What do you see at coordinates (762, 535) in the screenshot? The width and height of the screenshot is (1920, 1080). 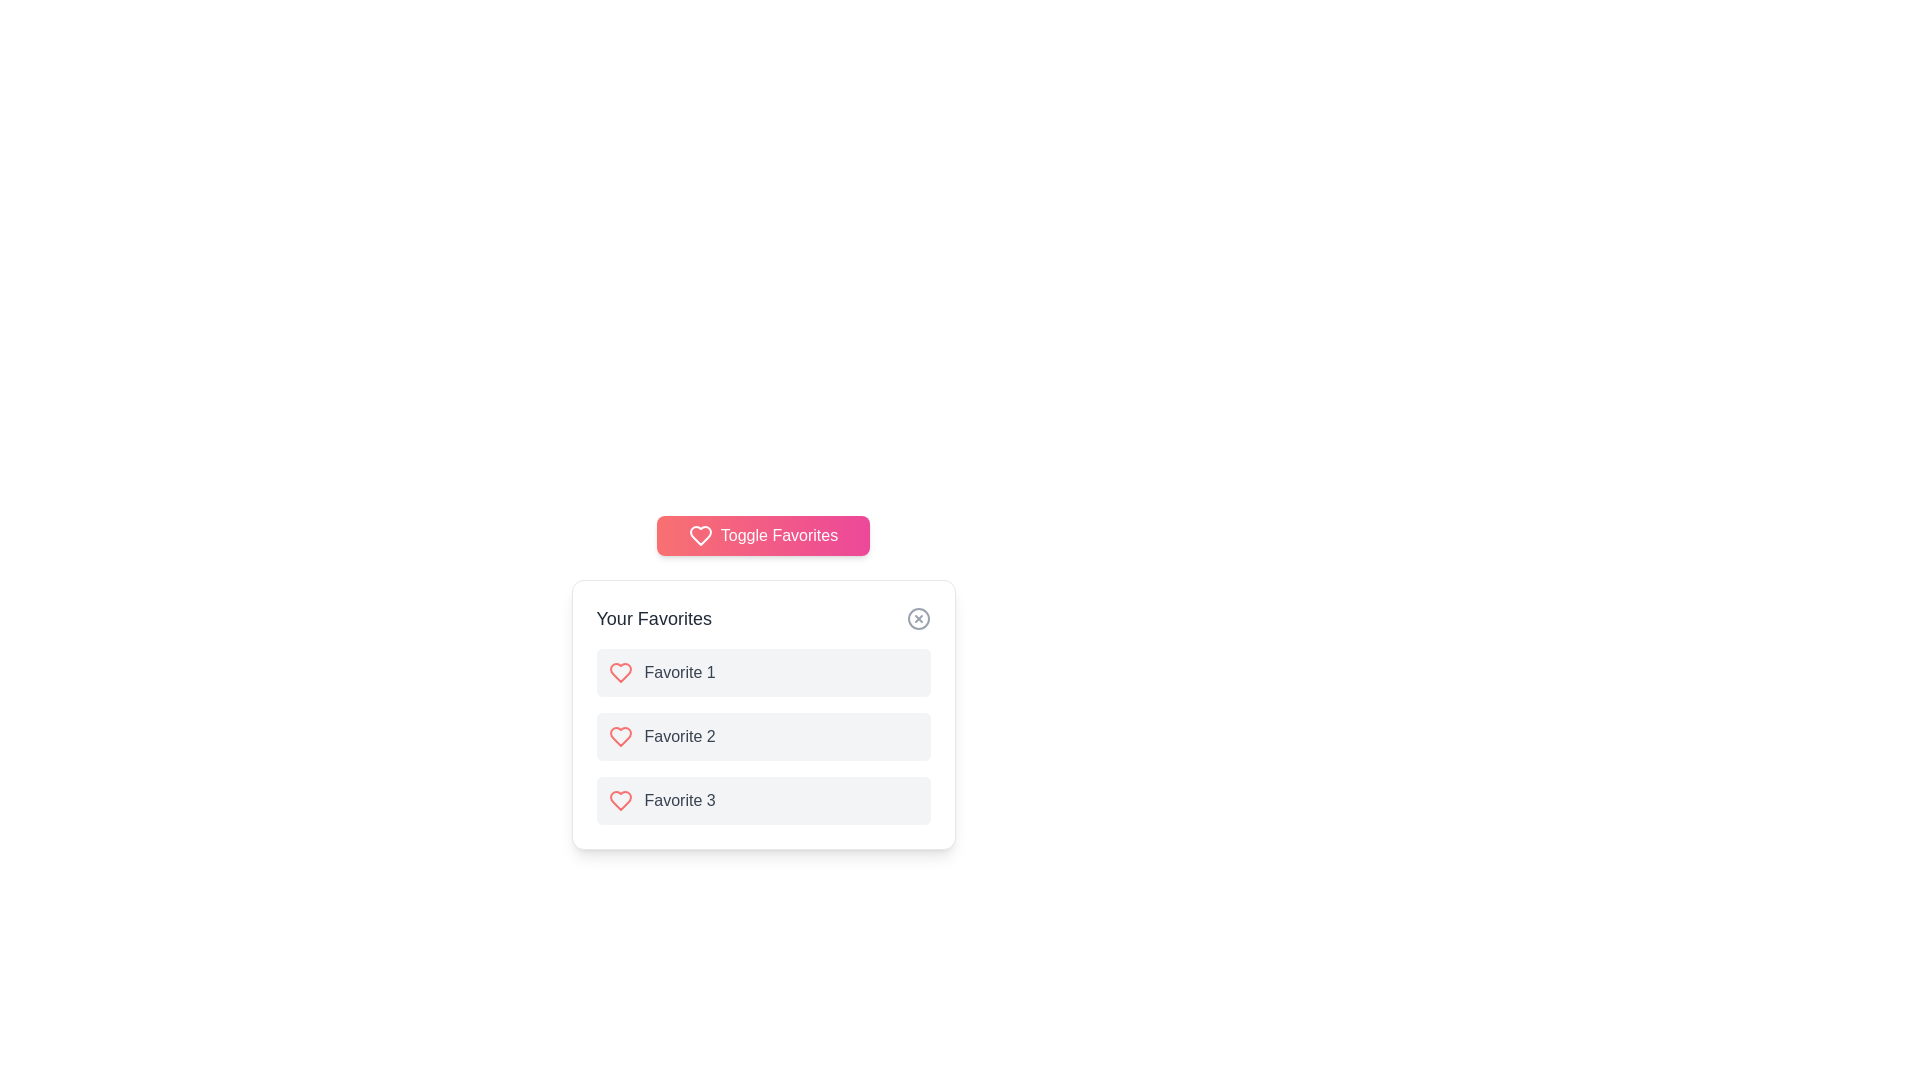 I see `the 'Toggle Favorites' button, which has a gradient background from red to pink and contains white text and a heart icon` at bounding box center [762, 535].